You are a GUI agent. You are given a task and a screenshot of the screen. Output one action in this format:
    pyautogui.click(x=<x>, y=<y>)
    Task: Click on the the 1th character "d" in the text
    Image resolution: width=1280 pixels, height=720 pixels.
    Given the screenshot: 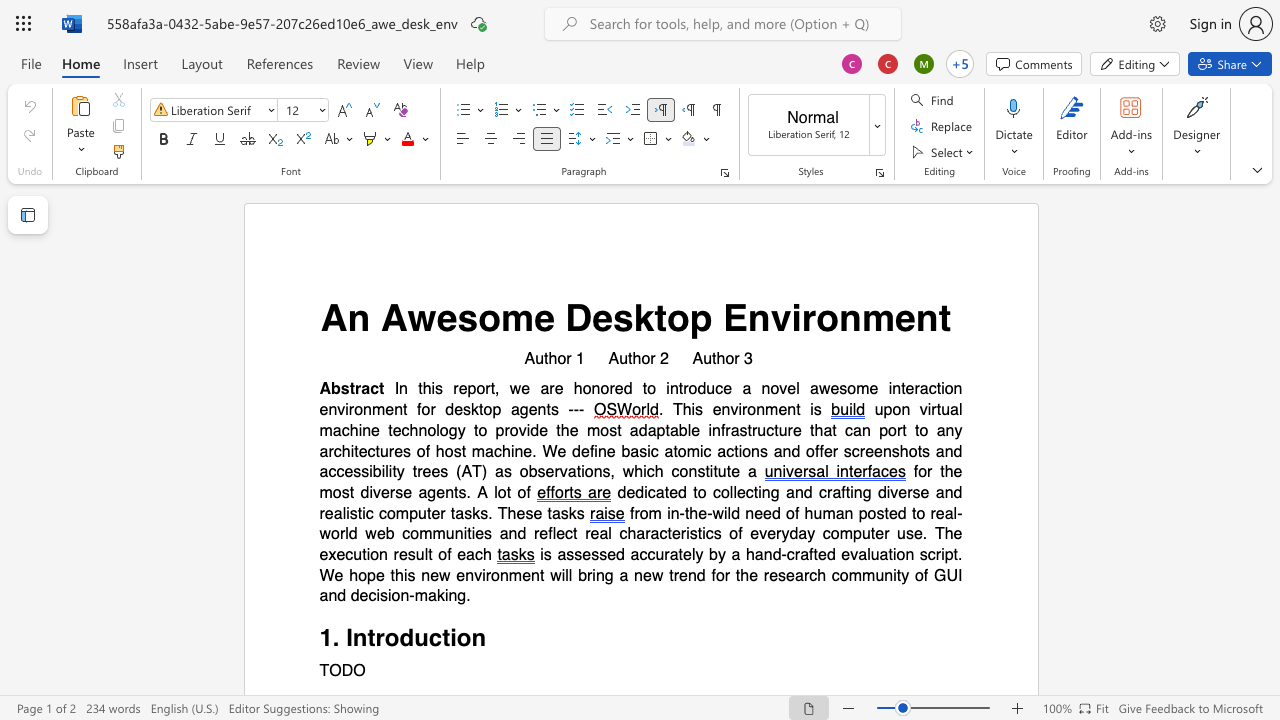 What is the action you would take?
    pyautogui.click(x=405, y=638)
    